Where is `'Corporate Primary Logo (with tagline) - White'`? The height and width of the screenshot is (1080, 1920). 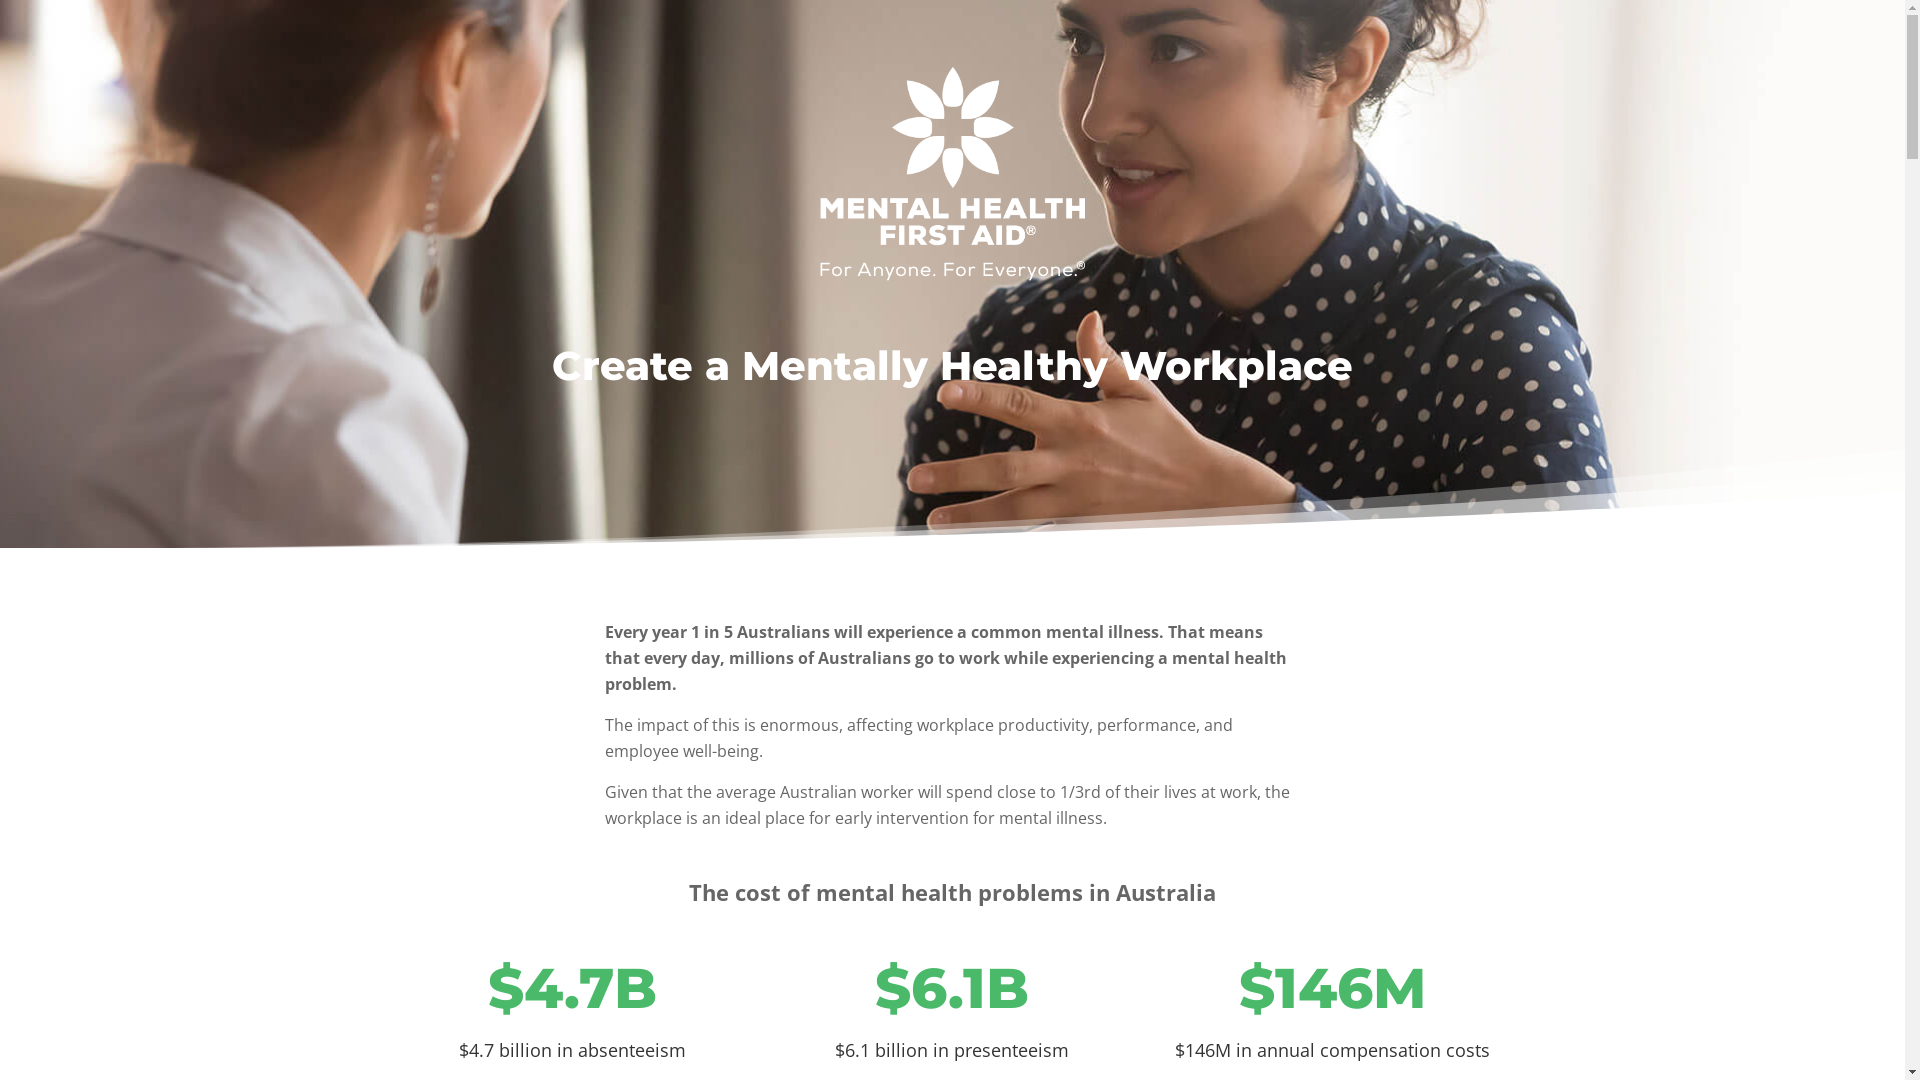
'Corporate Primary Logo (with tagline) - White' is located at coordinates (951, 172).